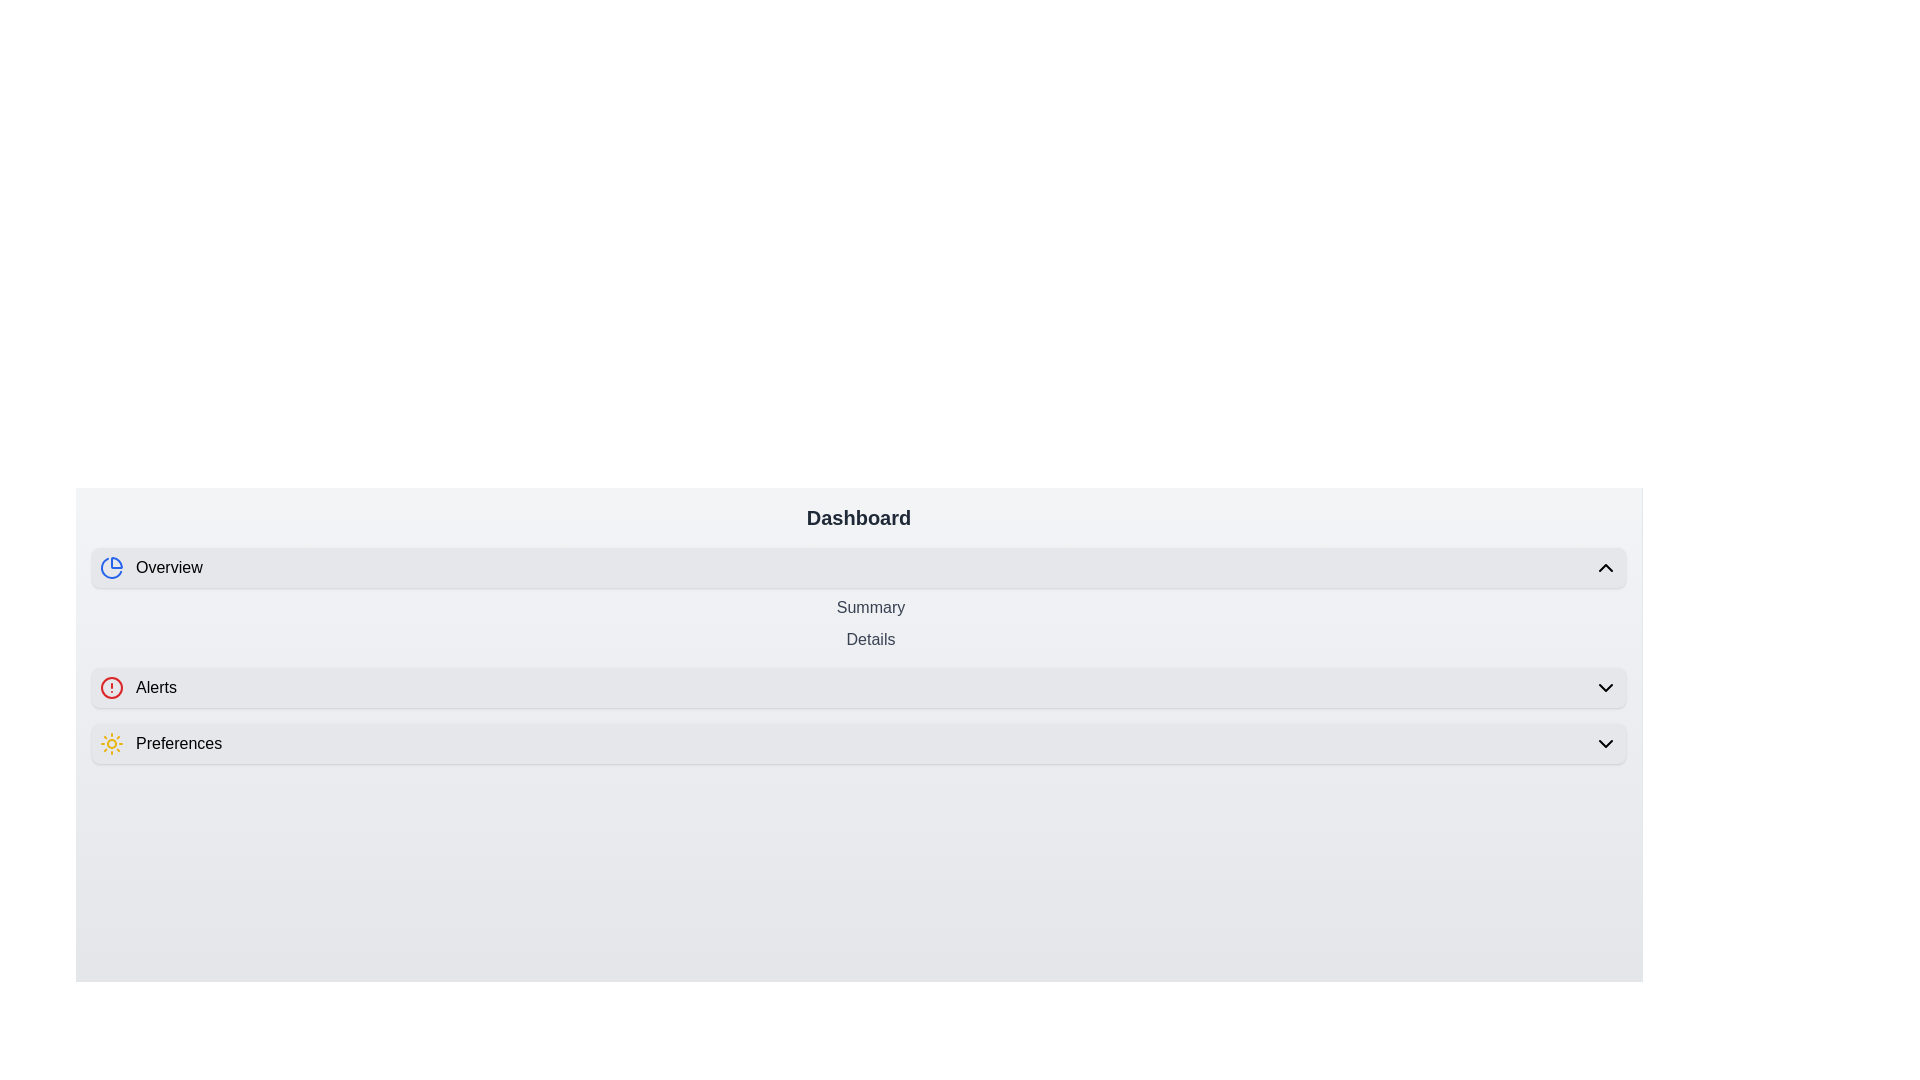 The width and height of the screenshot is (1920, 1080). I want to click on the 'Overview' icon located at the left of the 'Overview' text on the dashboard to identify the section it represents, so click(110, 567).